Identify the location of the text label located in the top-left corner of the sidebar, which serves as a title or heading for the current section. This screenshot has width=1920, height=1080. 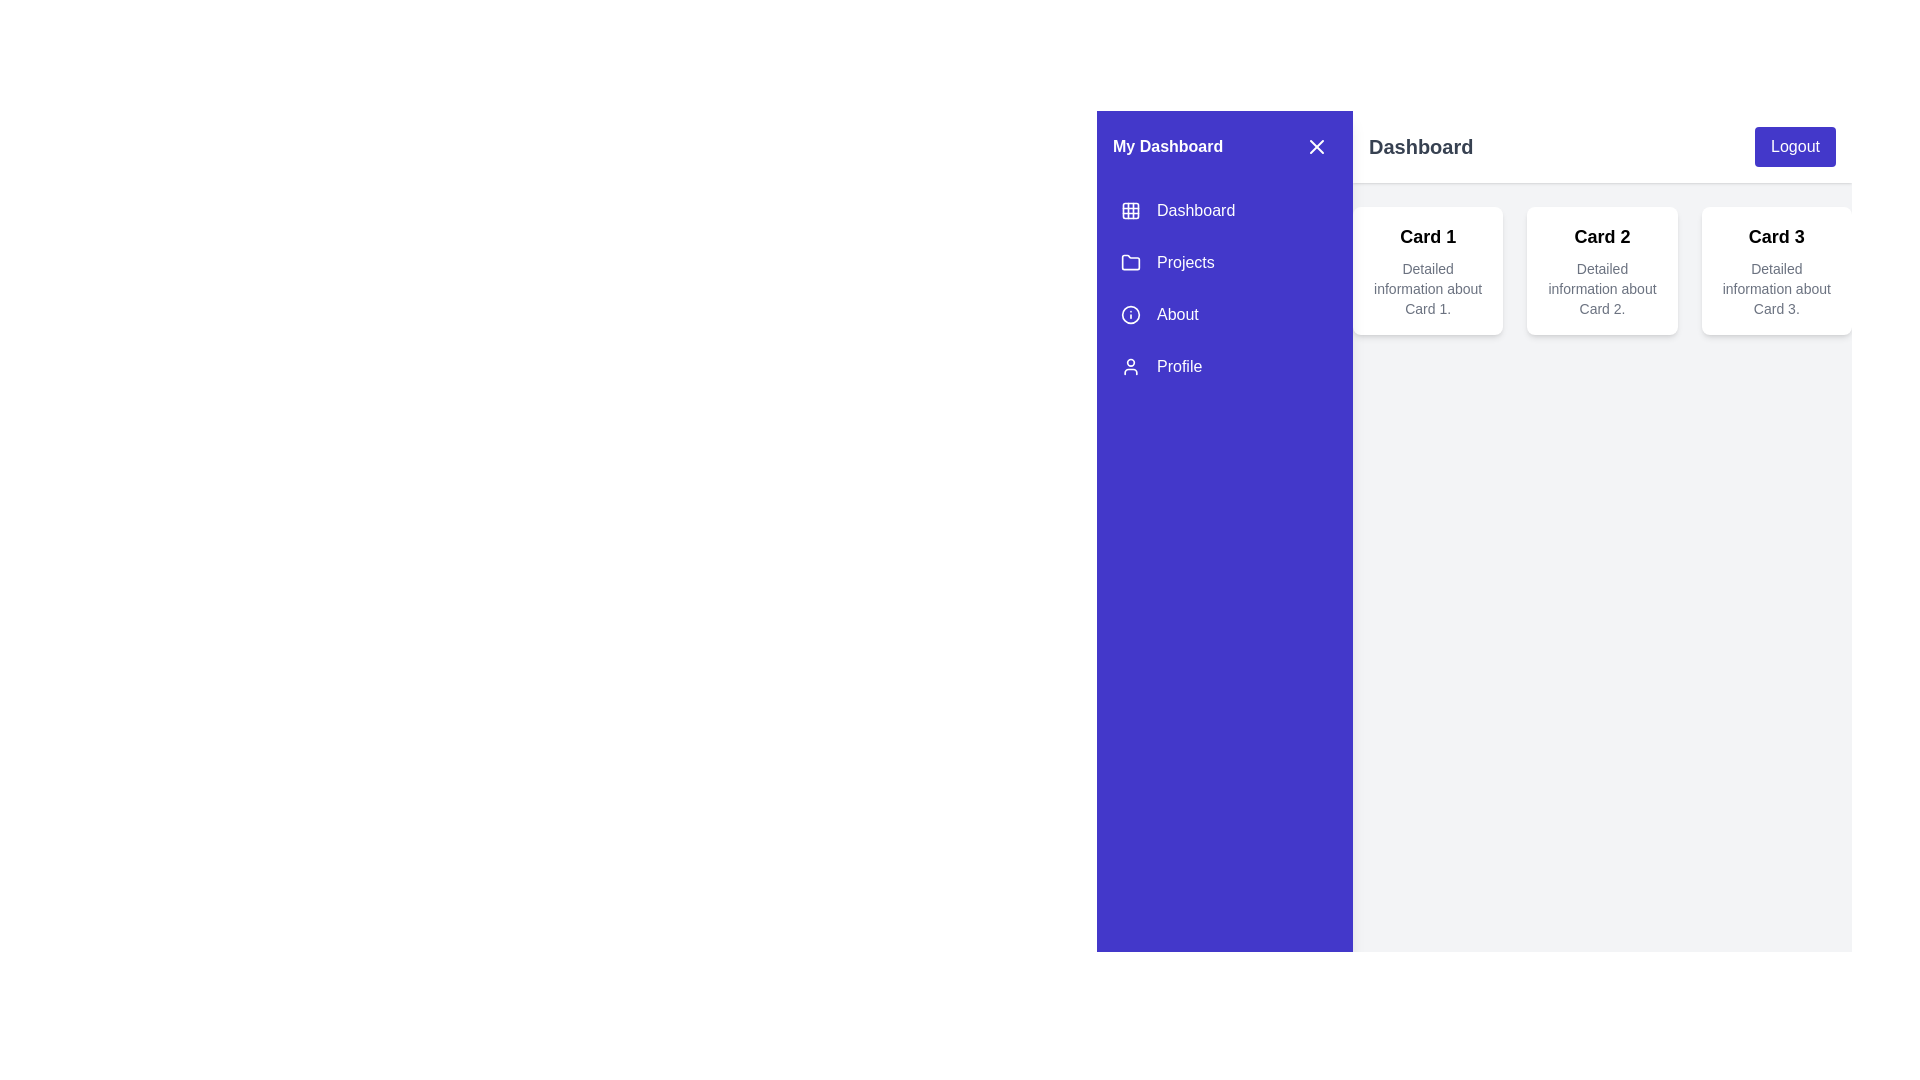
(1168, 145).